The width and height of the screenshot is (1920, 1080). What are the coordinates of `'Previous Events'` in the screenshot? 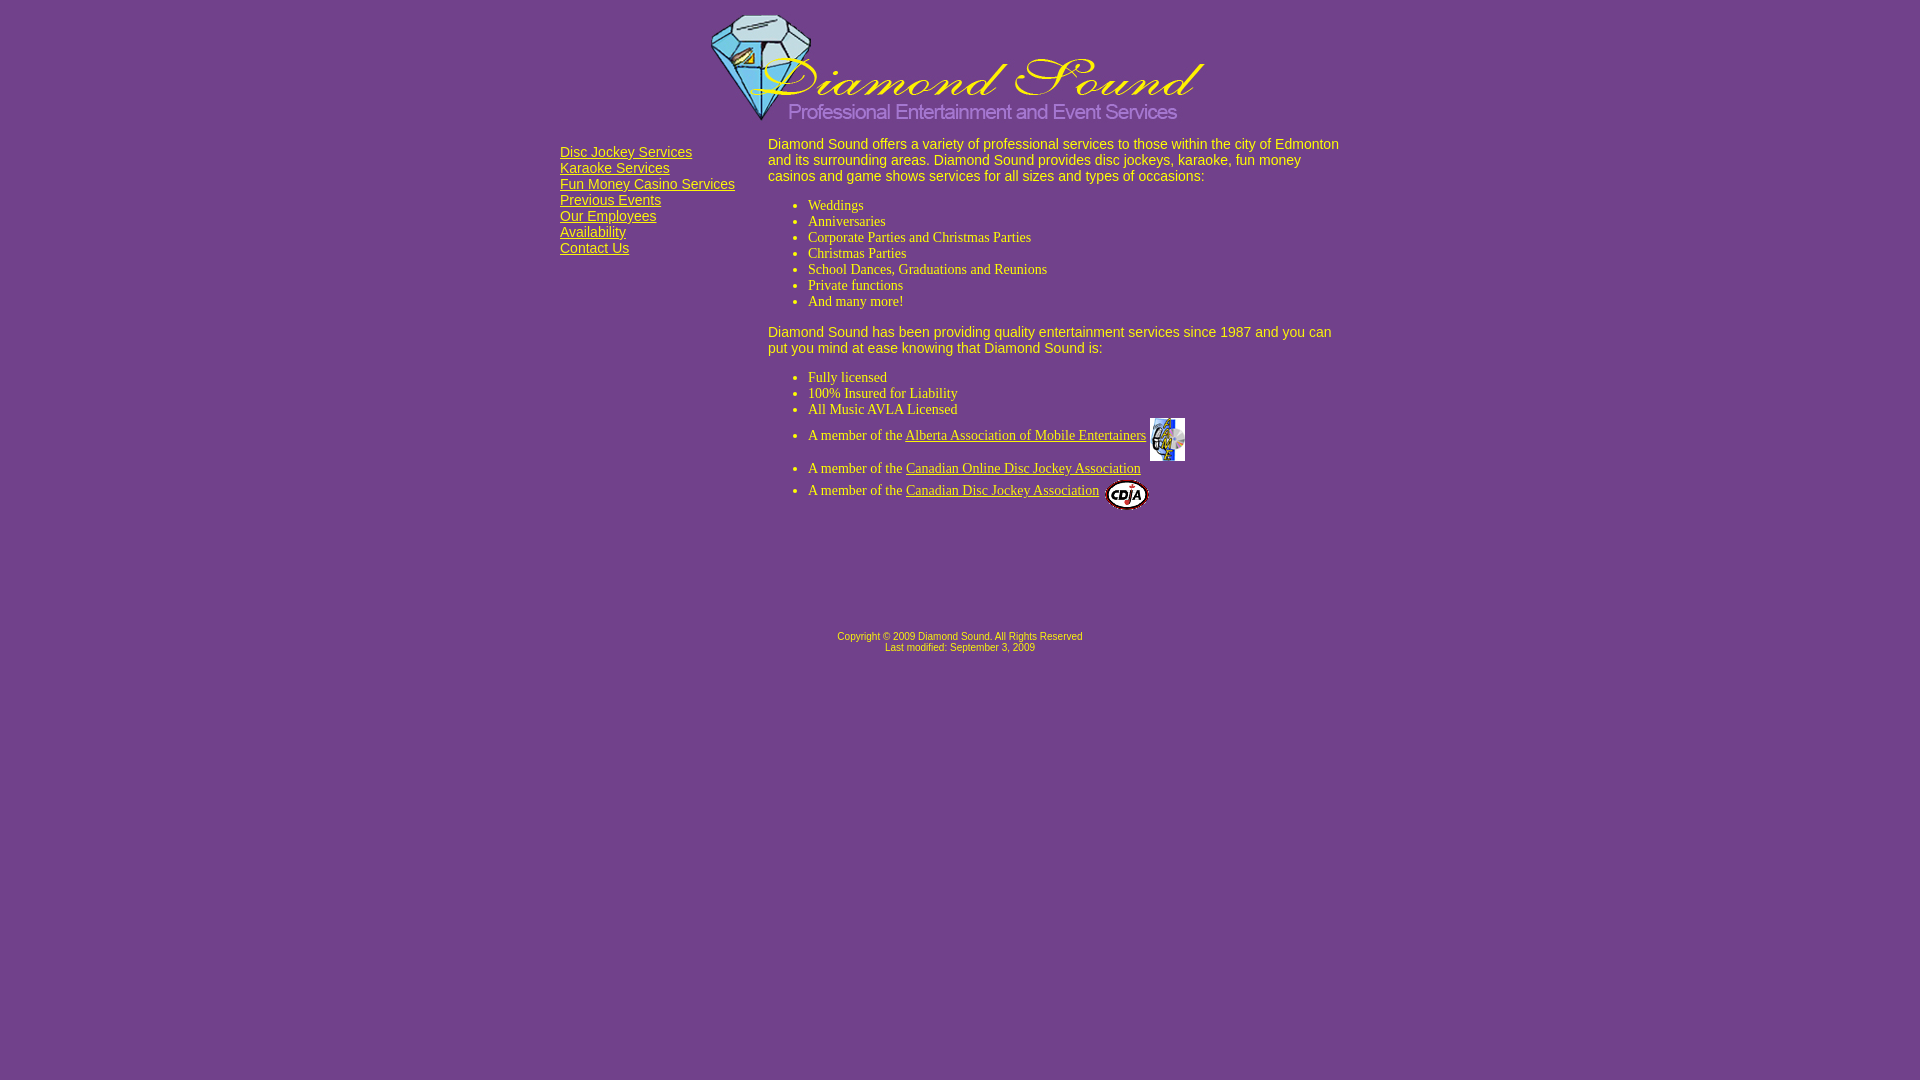 It's located at (609, 200).